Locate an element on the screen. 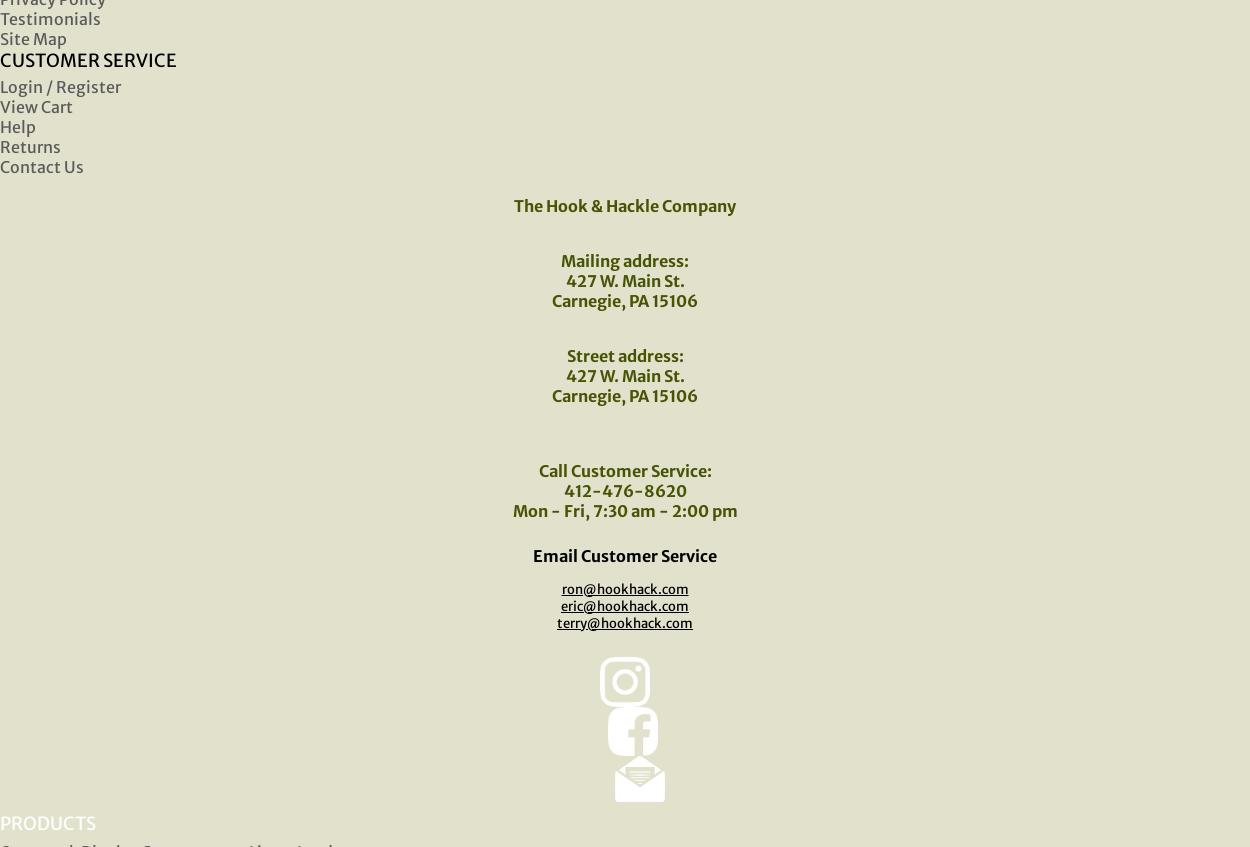 Image resolution: width=1250 pixels, height=847 pixels. 'terry@hookhack.com' is located at coordinates (625, 621).